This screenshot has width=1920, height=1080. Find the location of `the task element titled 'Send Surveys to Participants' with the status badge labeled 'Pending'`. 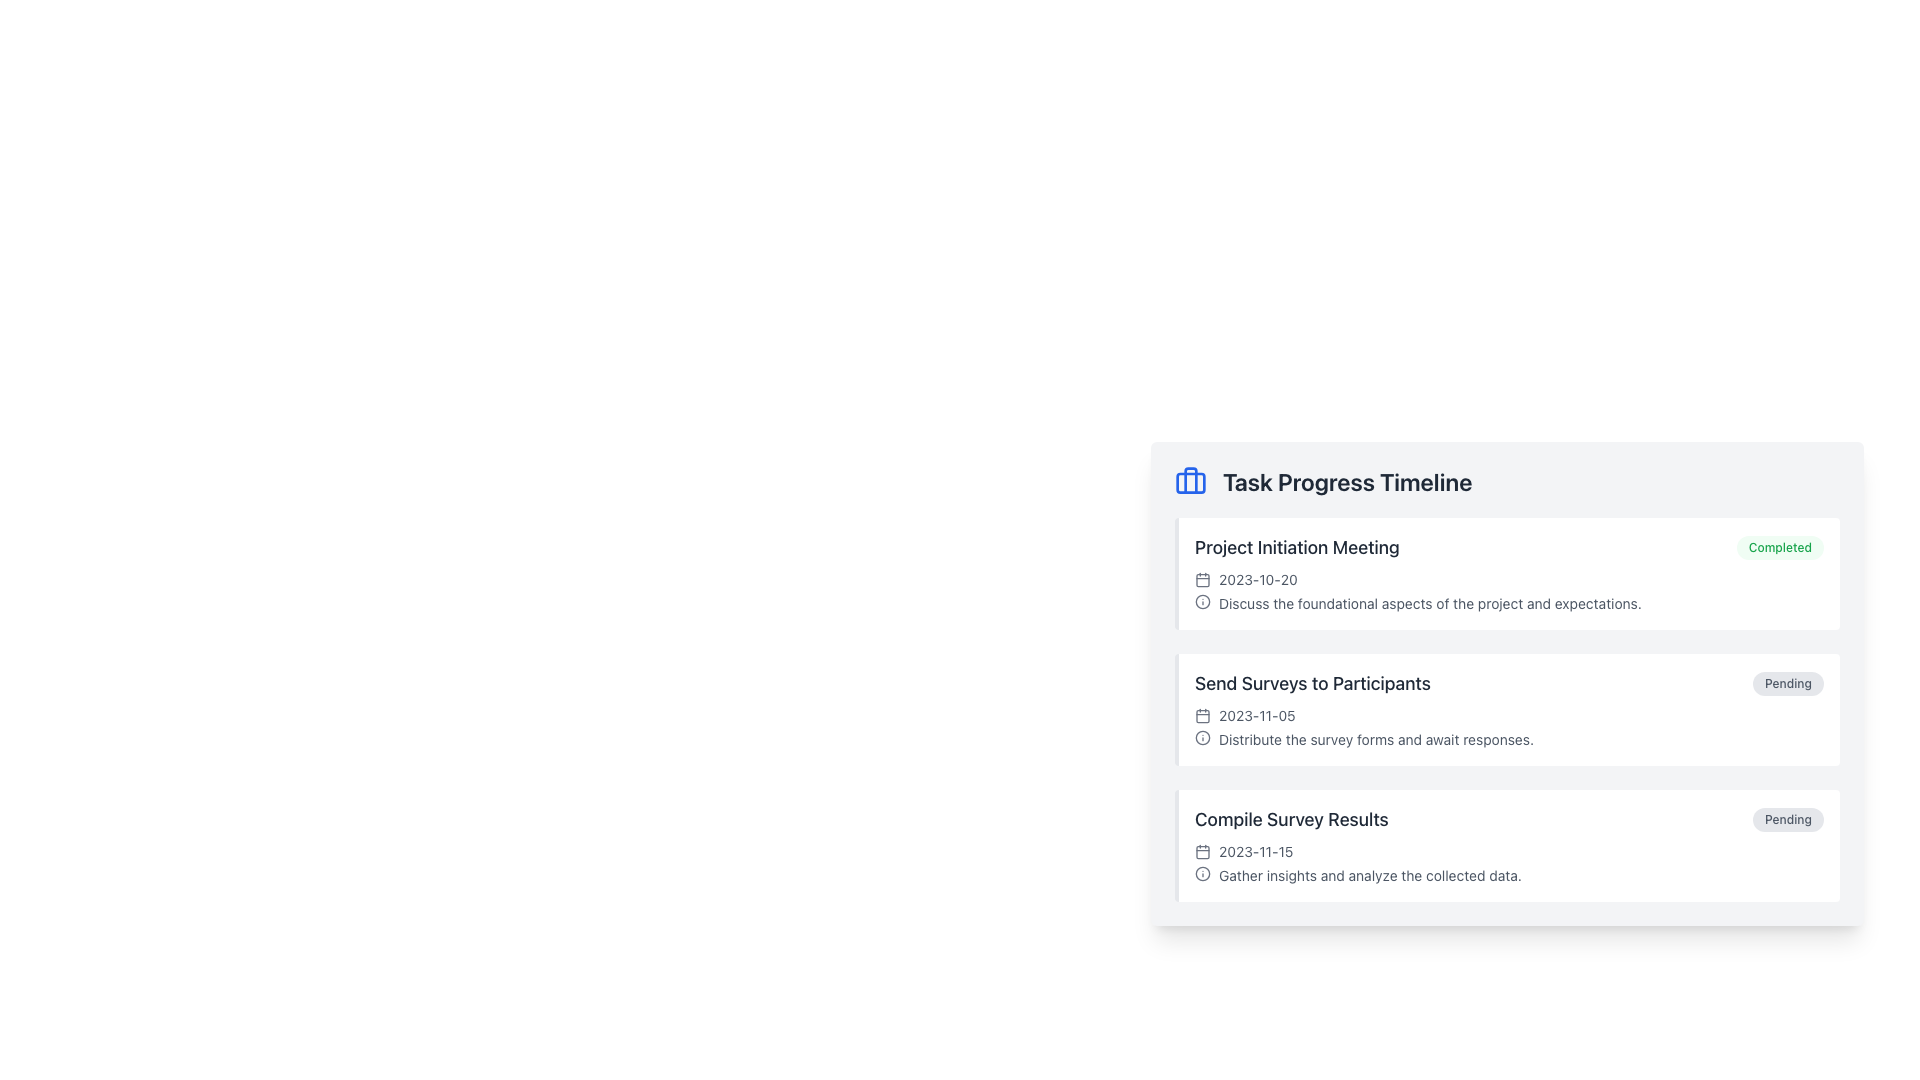

the task element titled 'Send Surveys to Participants' with the status badge labeled 'Pending' is located at coordinates (1509, 682).